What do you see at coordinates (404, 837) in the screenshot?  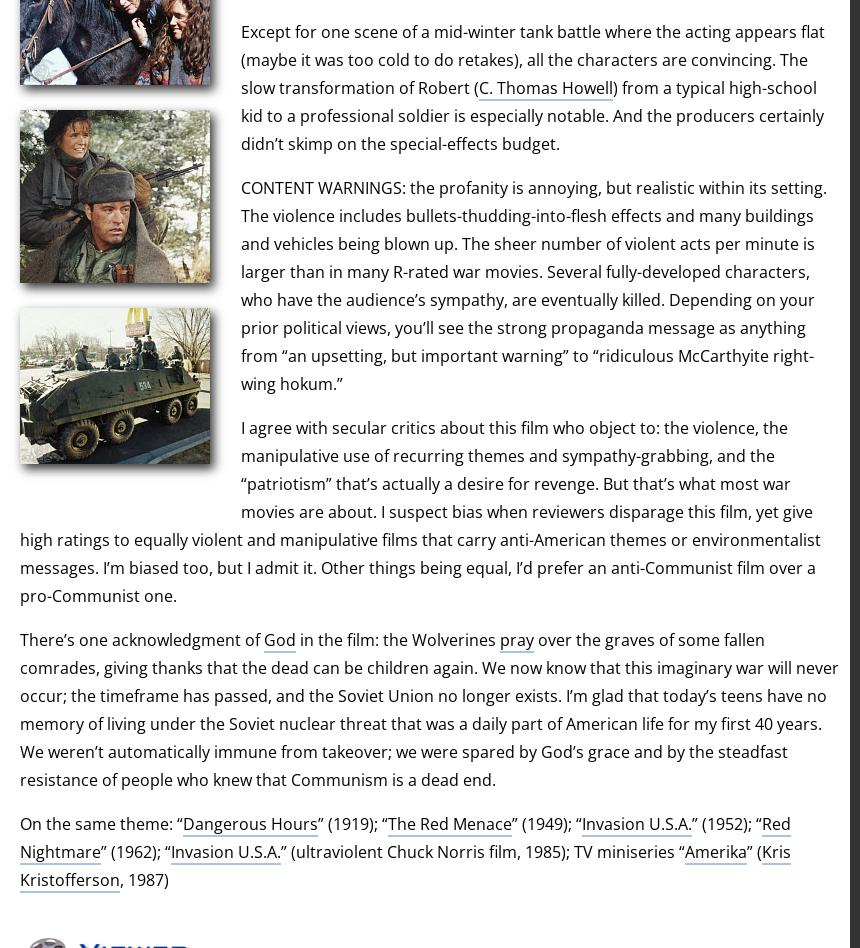 I see `'Red Nightmare'` at bounding box center [404, 837].